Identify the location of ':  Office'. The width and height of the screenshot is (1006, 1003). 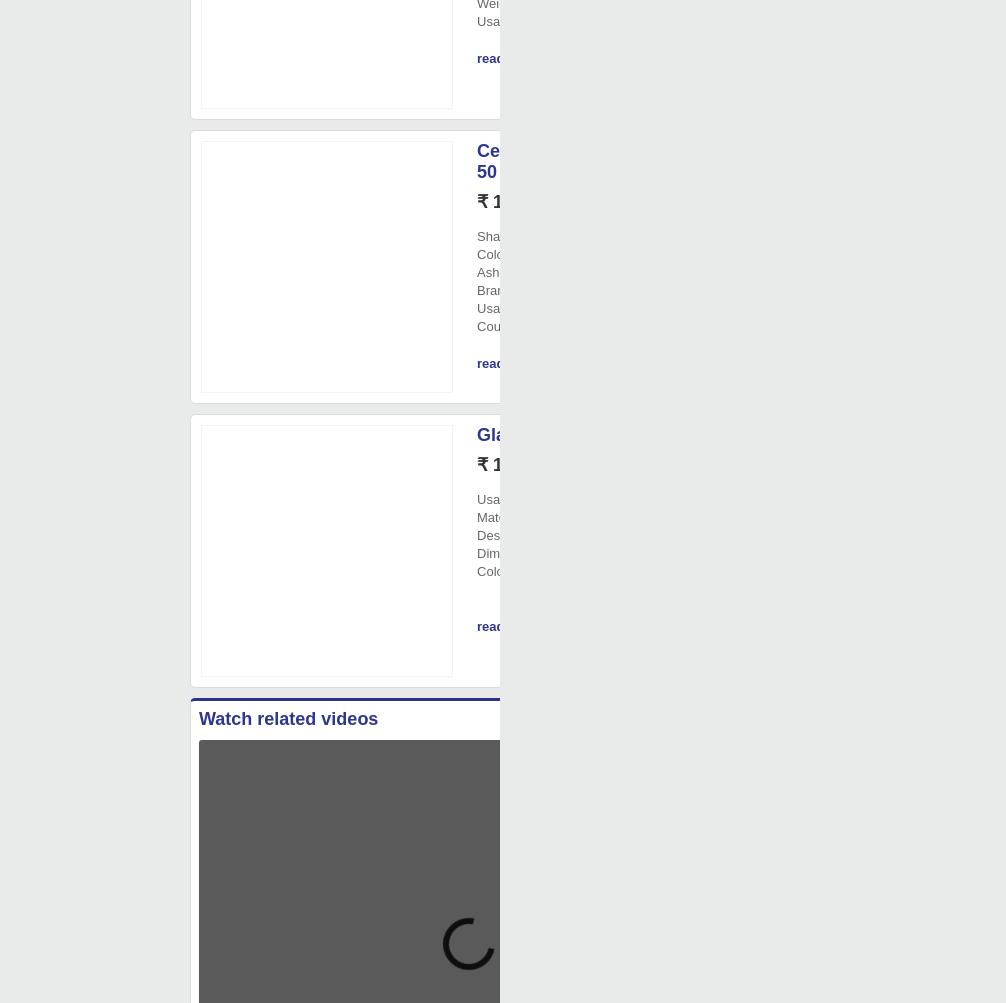
(604, 307).